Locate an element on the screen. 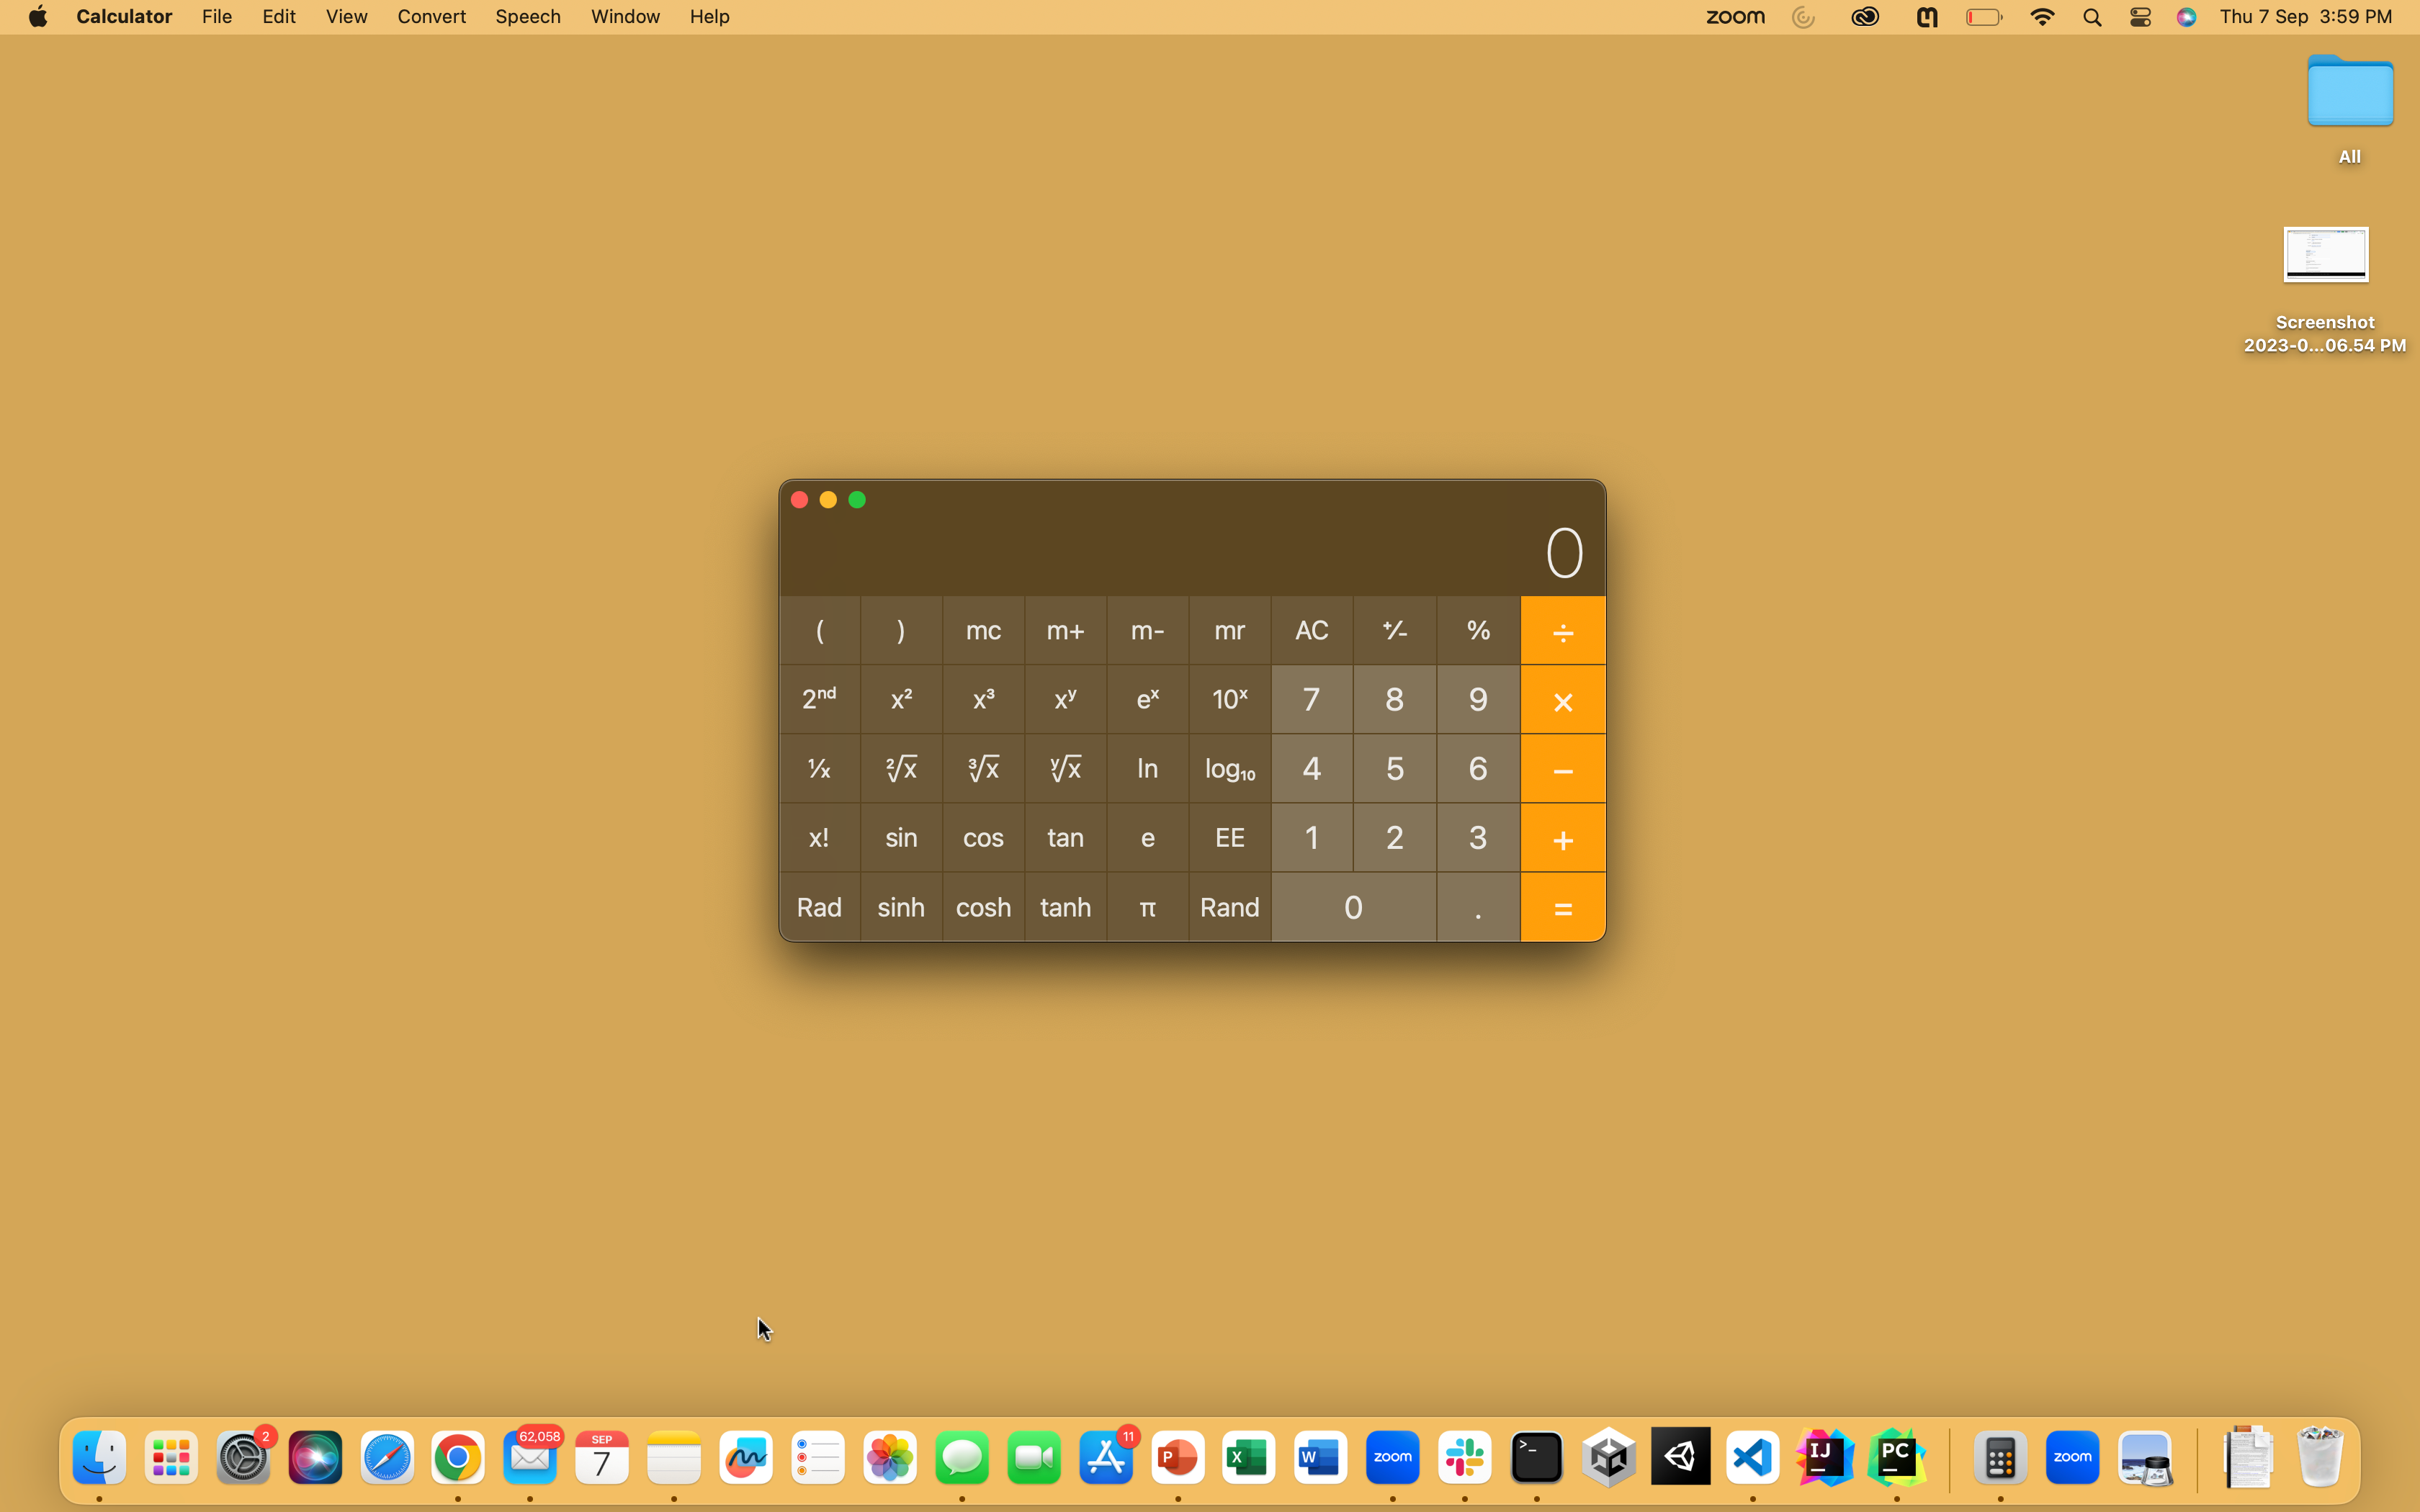  Compute the sine of an angle of 45 degrees is located at coordinates (1309, 767).